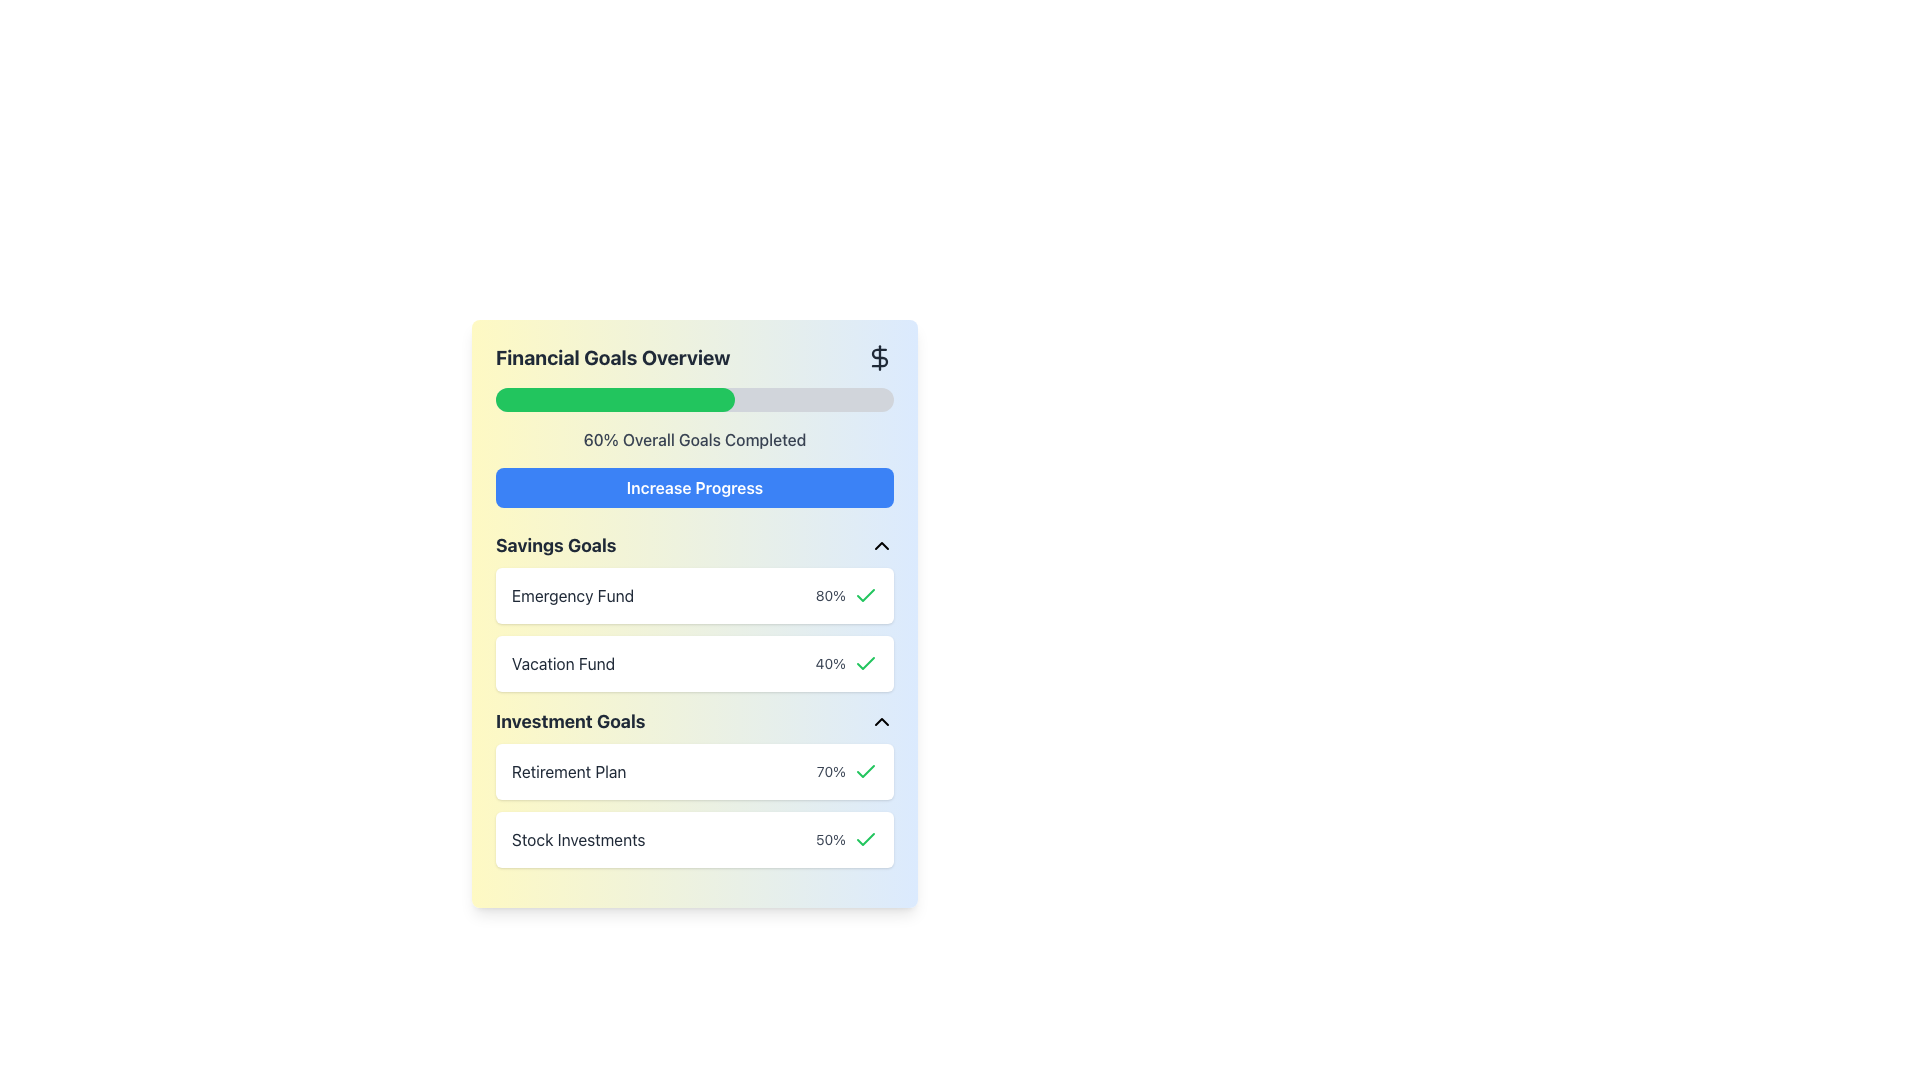  I want to click on the 'Stock Investments' textual label, so click(577, 840).